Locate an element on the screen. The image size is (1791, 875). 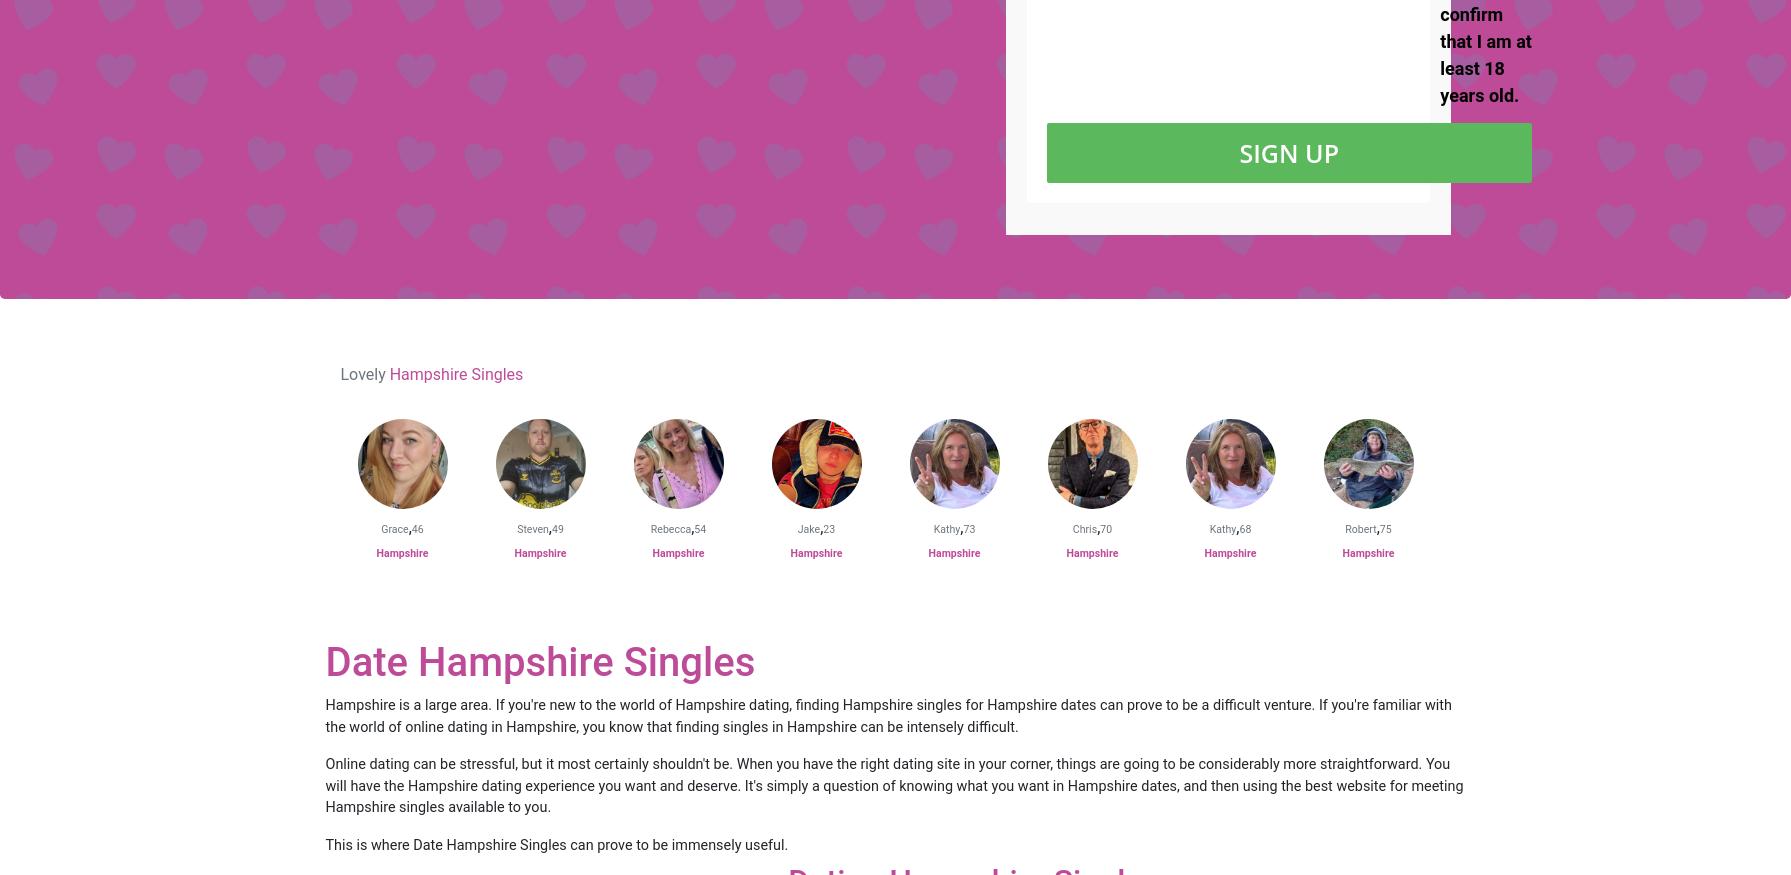
'Jake' is located at coordinates (808, 528).